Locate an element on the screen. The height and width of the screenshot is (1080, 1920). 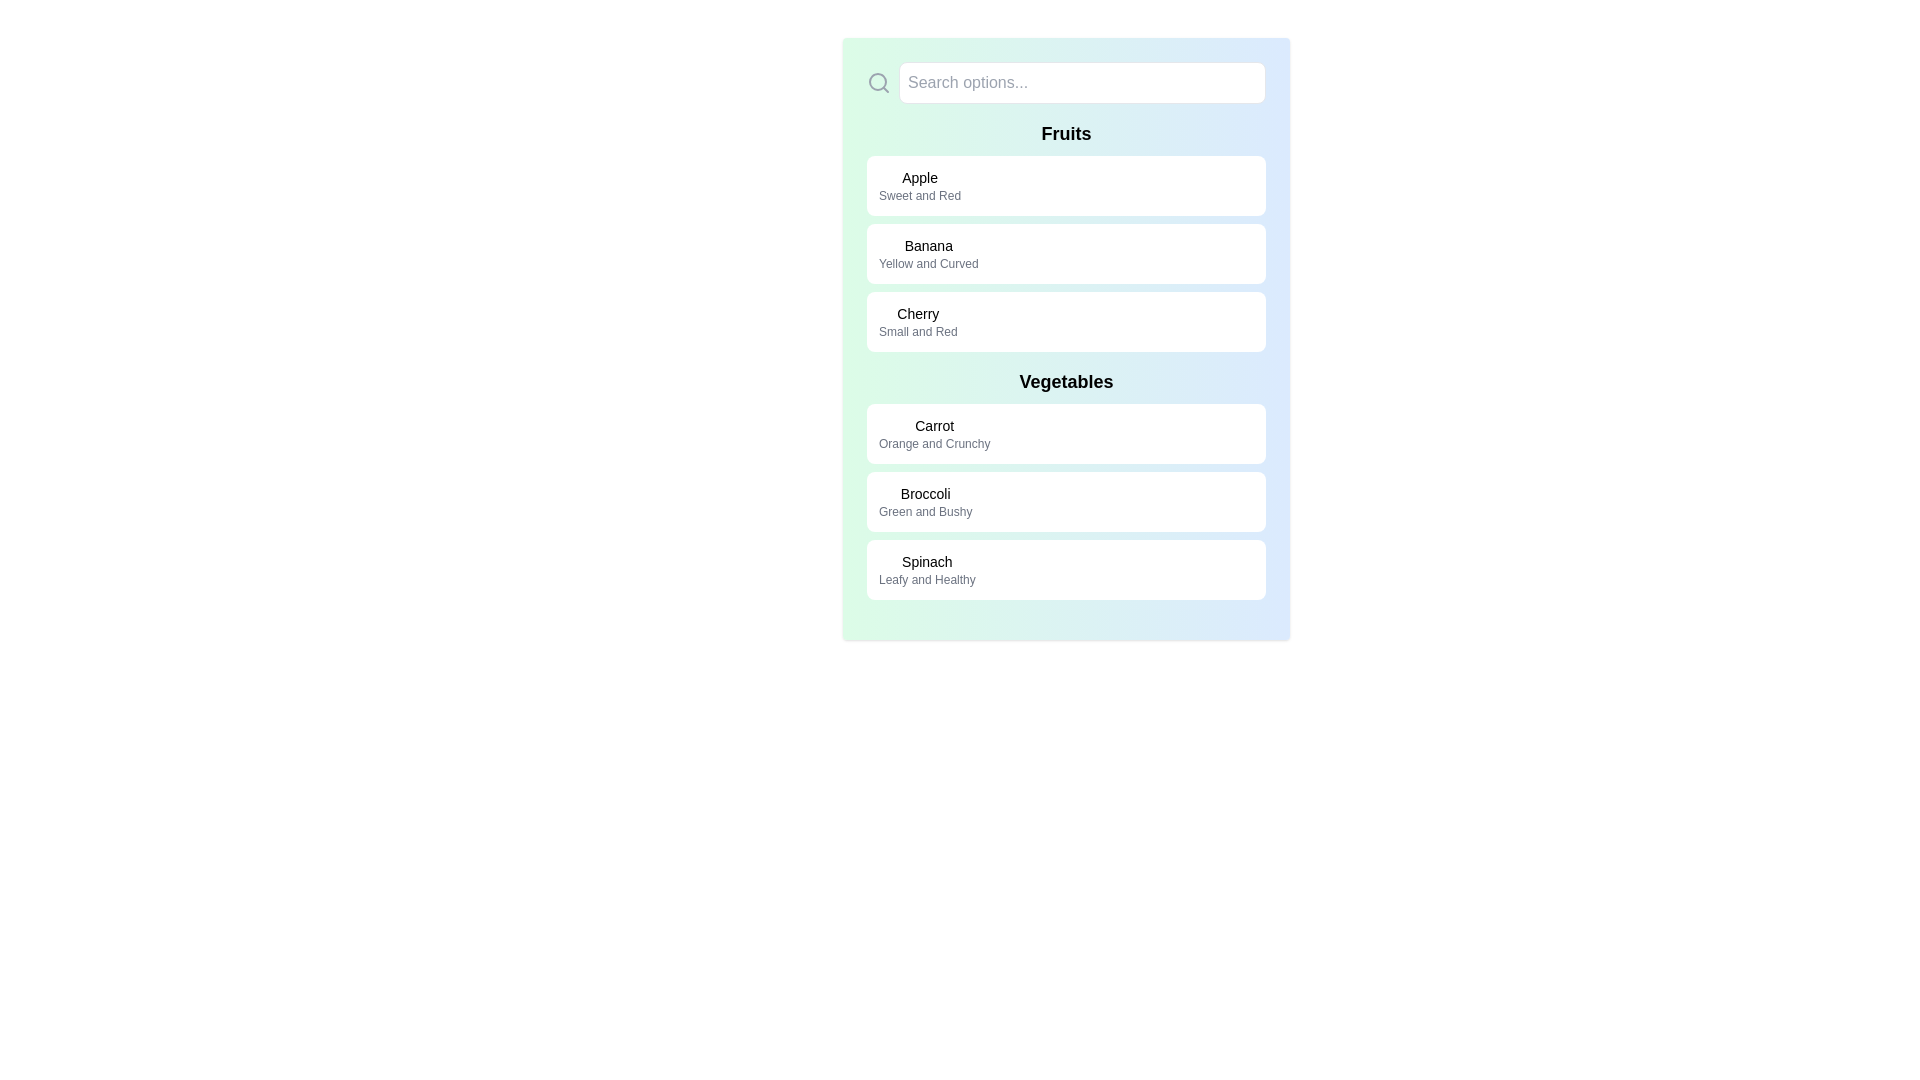
the magnifying glass icon located at the leftmost side of the search options input field is located at coordinates (878, 82).